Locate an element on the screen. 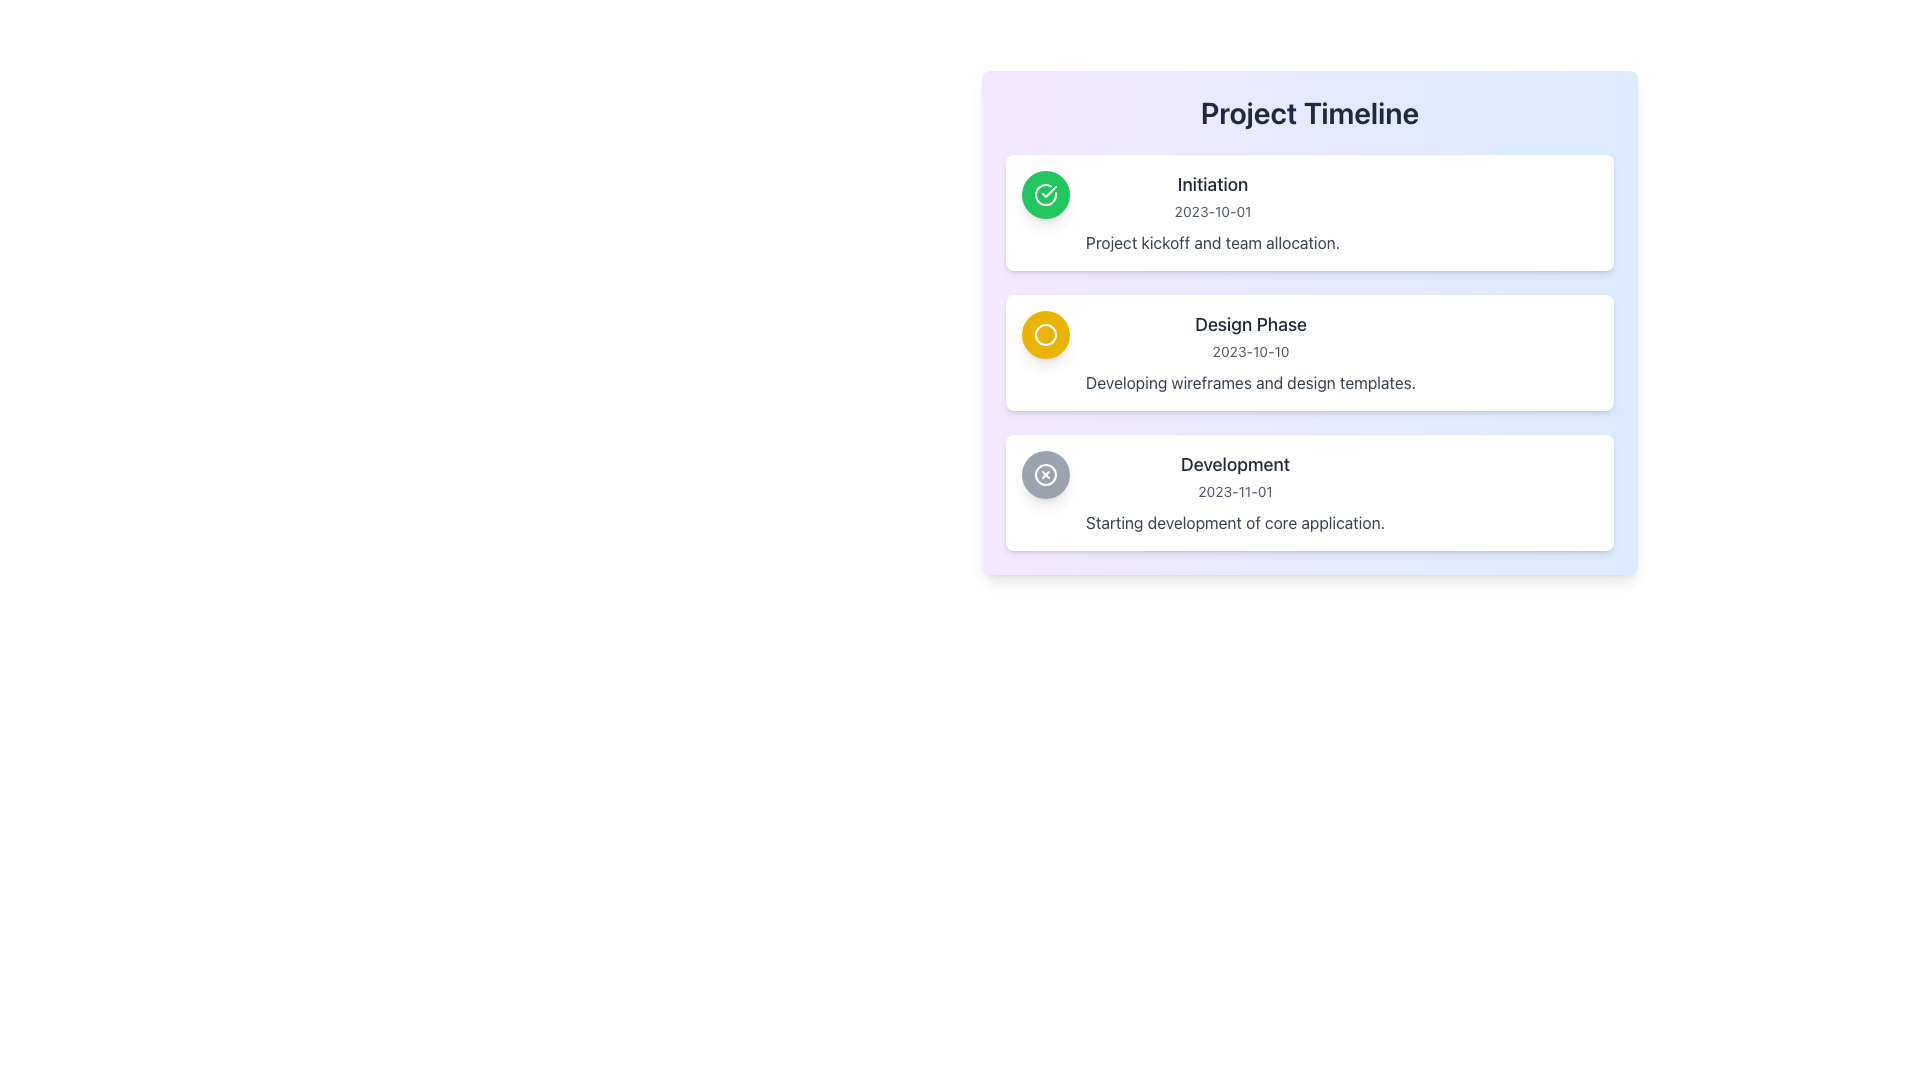 This screenshot has width=1920, height=1080. the completion indicator icon located on the left side of the 'Initiation' section in the timeline is located at coordinates (1048, 192).